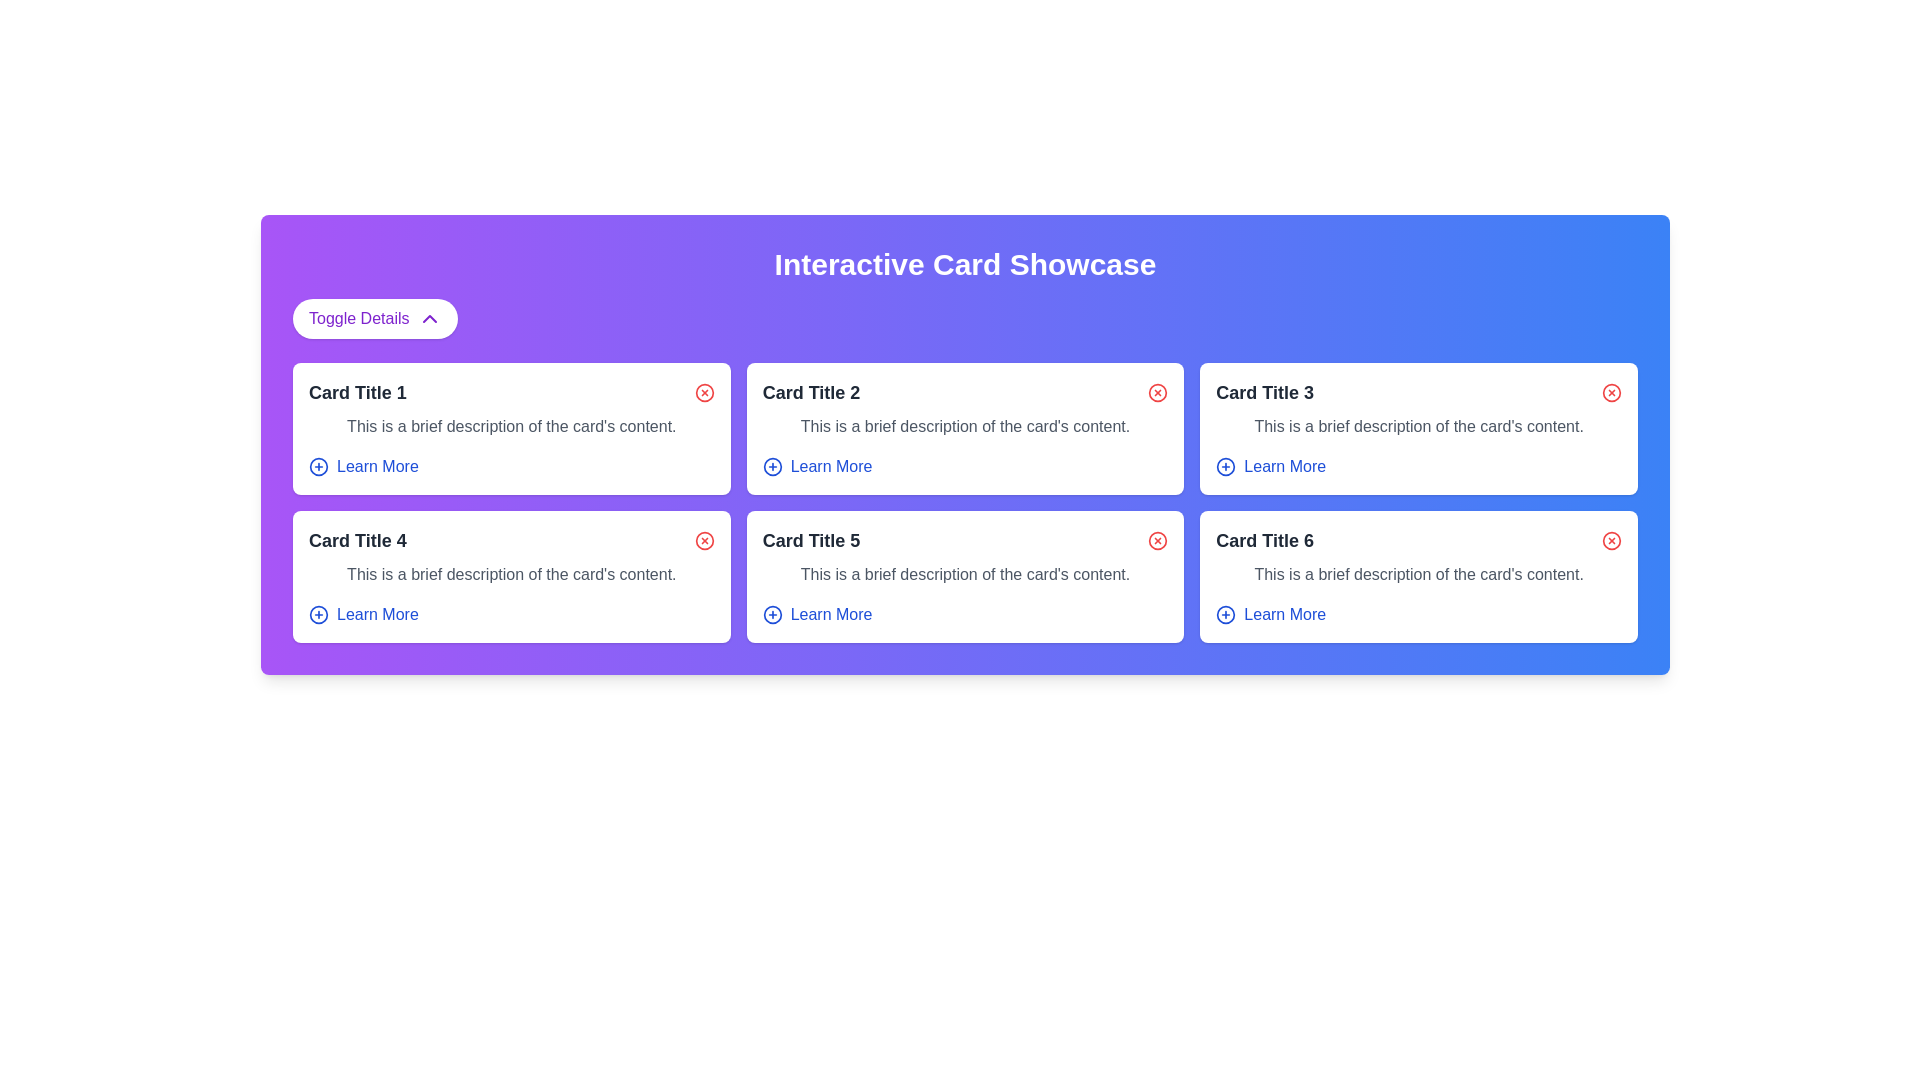  Describe the element at coordinates (357, 540) in the screenshot. I see `the text content of the title text element located in 'Card Title 4', which is the topmost text element in the first column of the second row in the grid layout` at that location.